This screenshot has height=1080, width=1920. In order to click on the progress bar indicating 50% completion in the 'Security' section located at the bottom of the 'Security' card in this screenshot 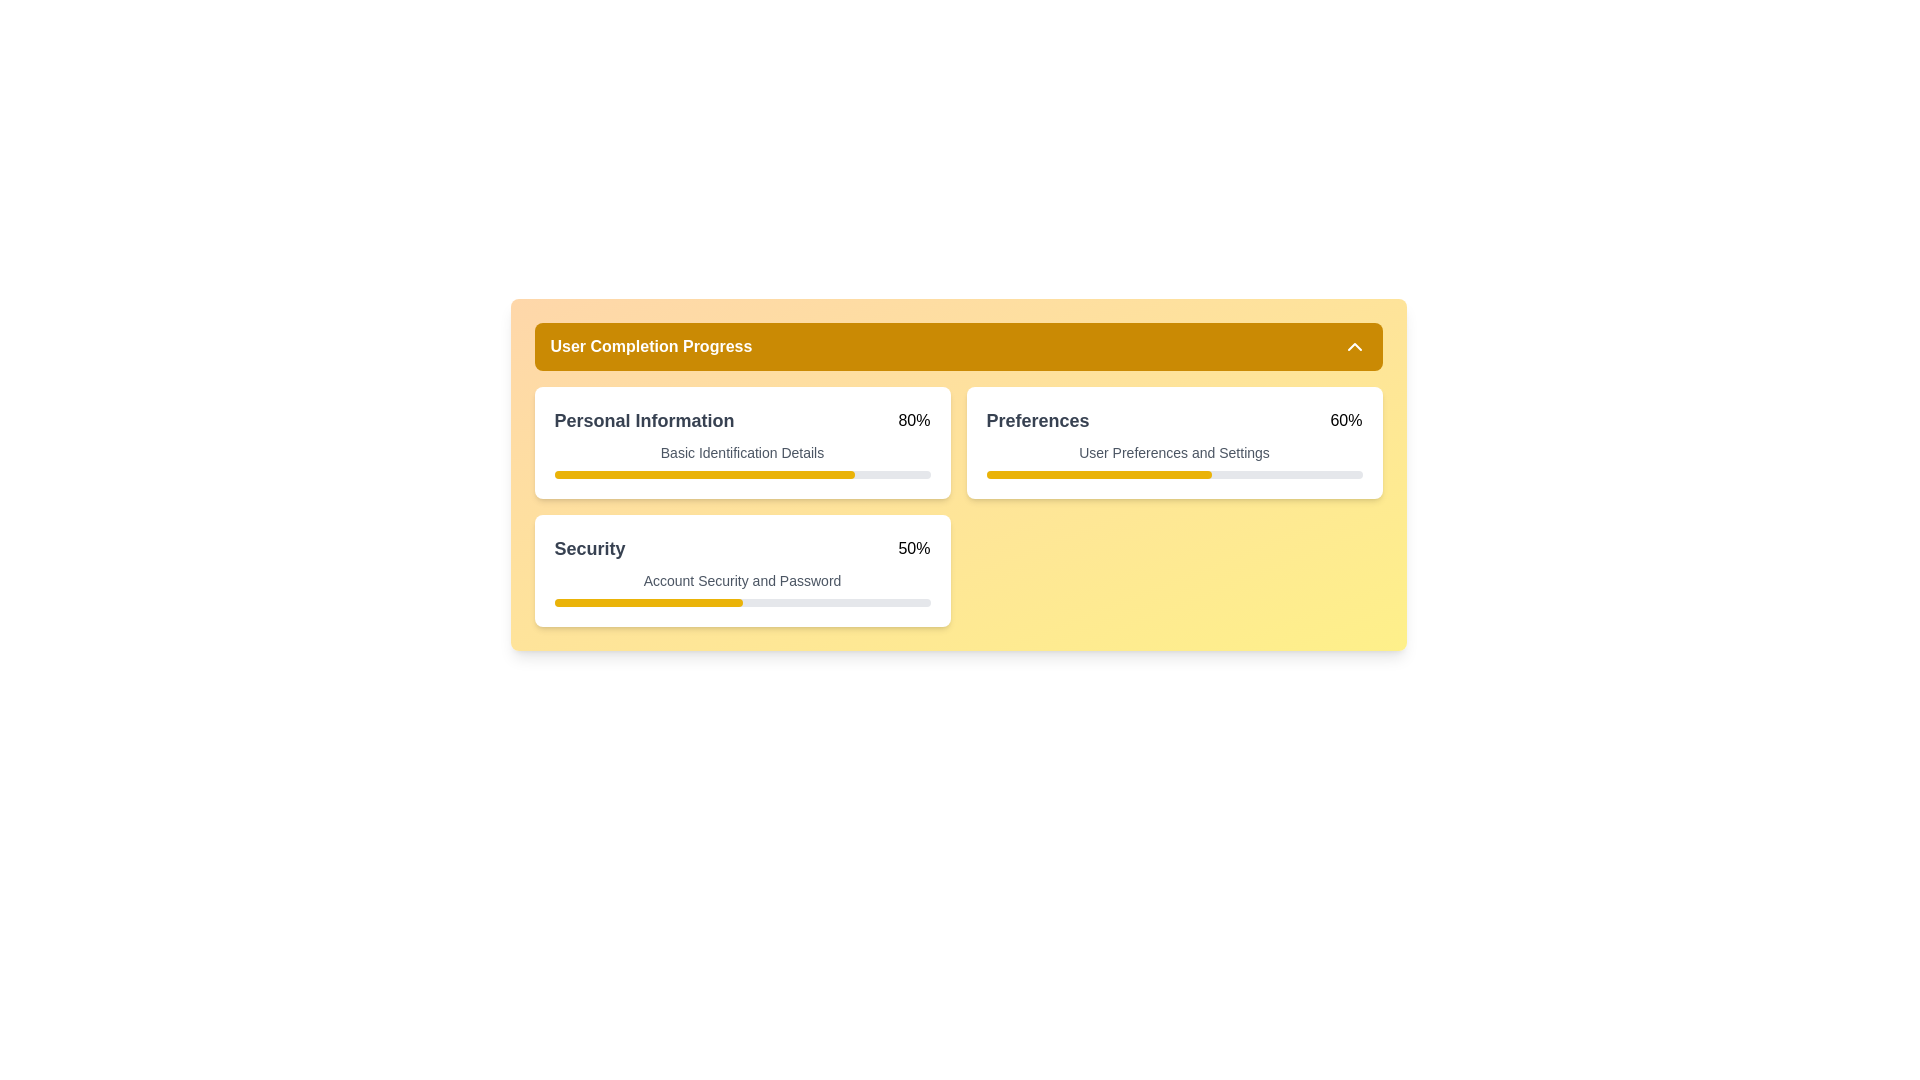, I will do `click(741, 601)`.